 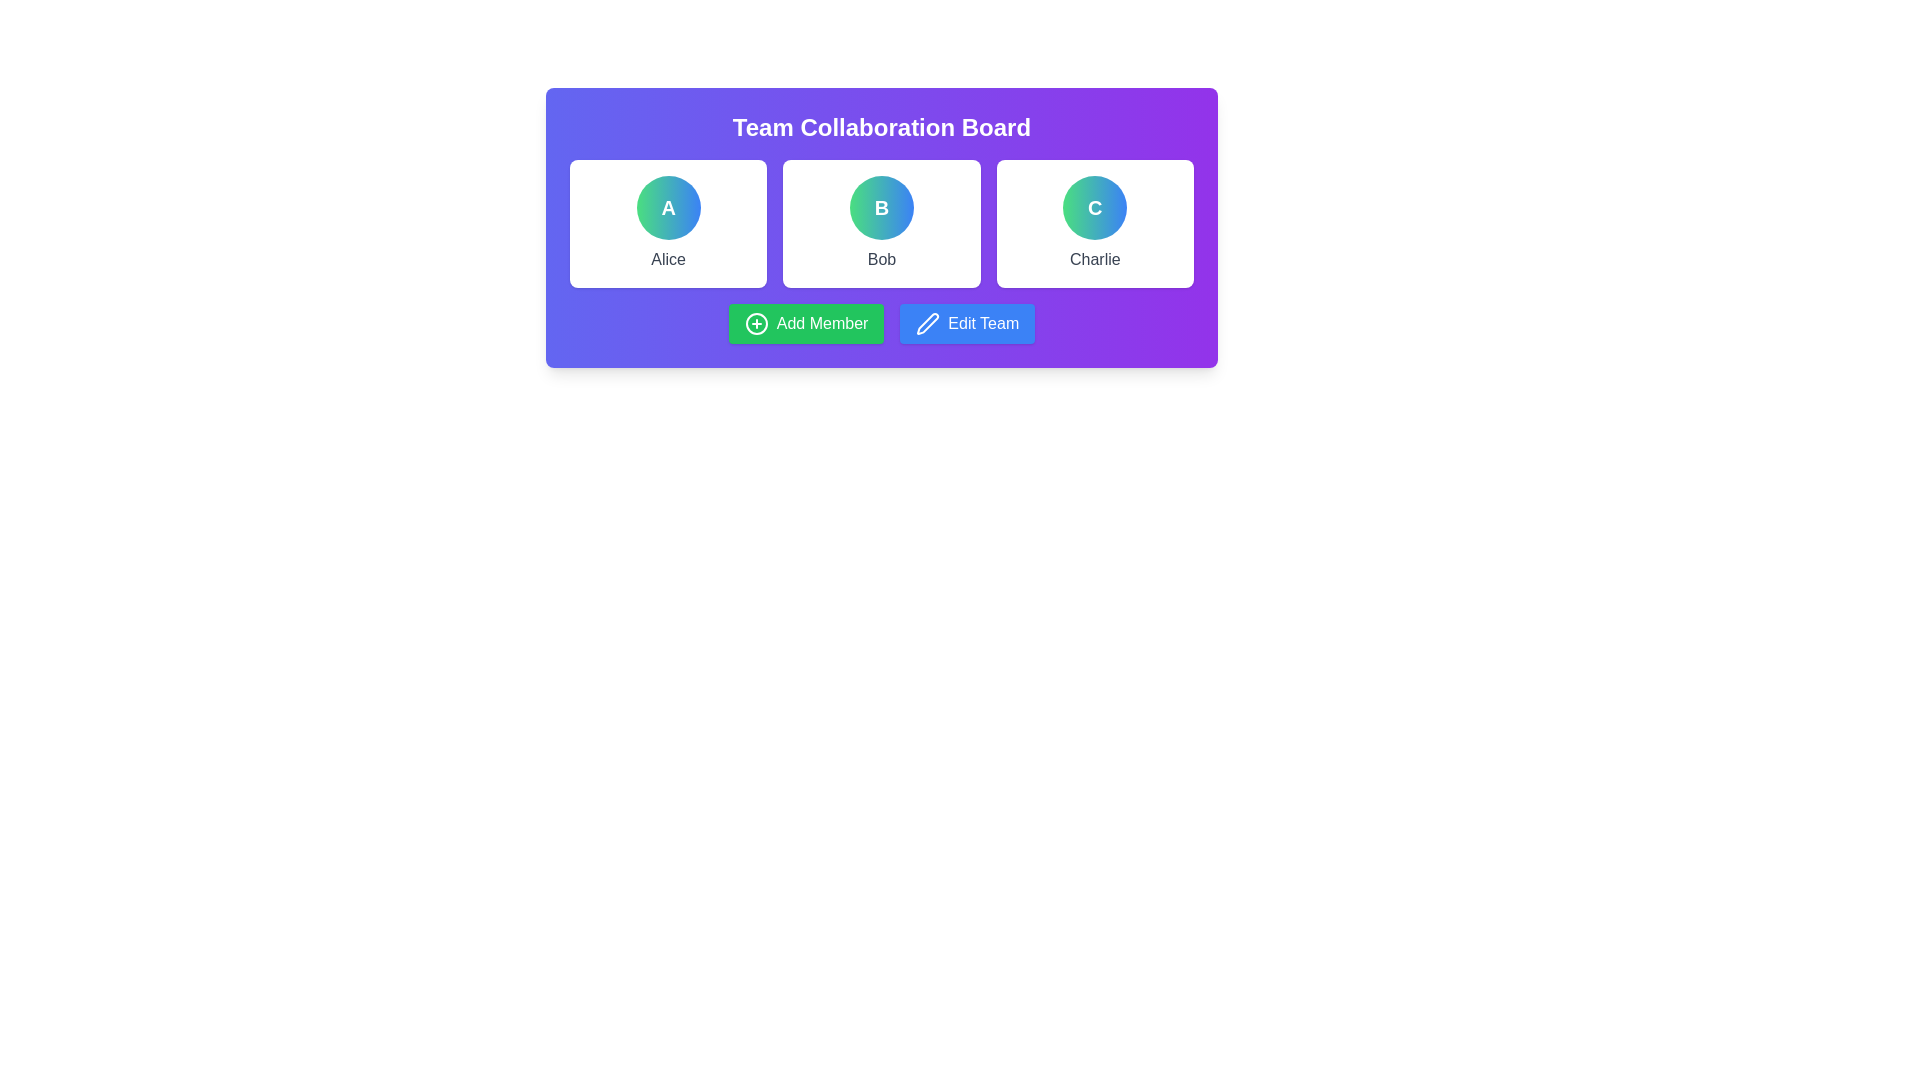 What do you see at coordinates (668, 223) in the screenshot?
I see `the User Profile Card displaying 'Alice', which features a gradient-filled circular badge with the letter 'A' in white bold text` at bounding box center [668, 223].